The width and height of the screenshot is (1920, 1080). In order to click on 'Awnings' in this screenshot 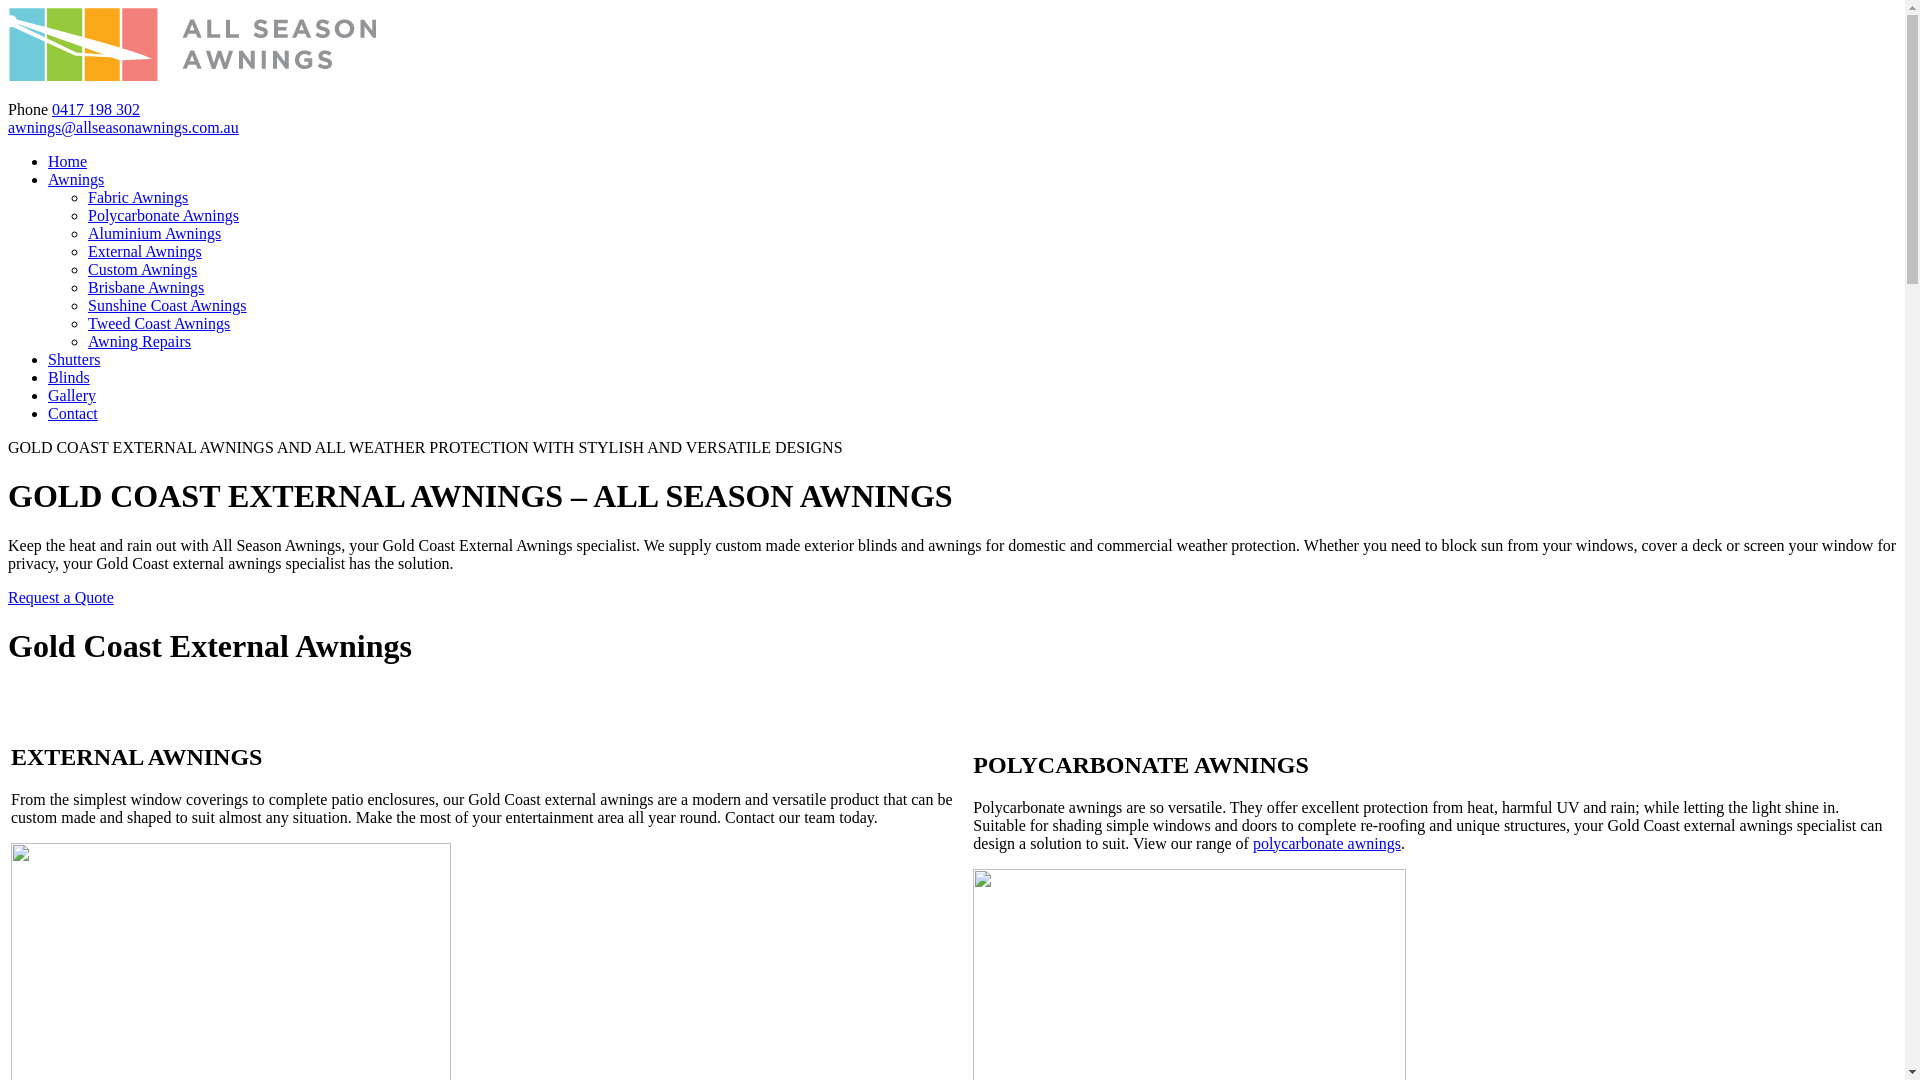, I will do `click(76, 178)`.